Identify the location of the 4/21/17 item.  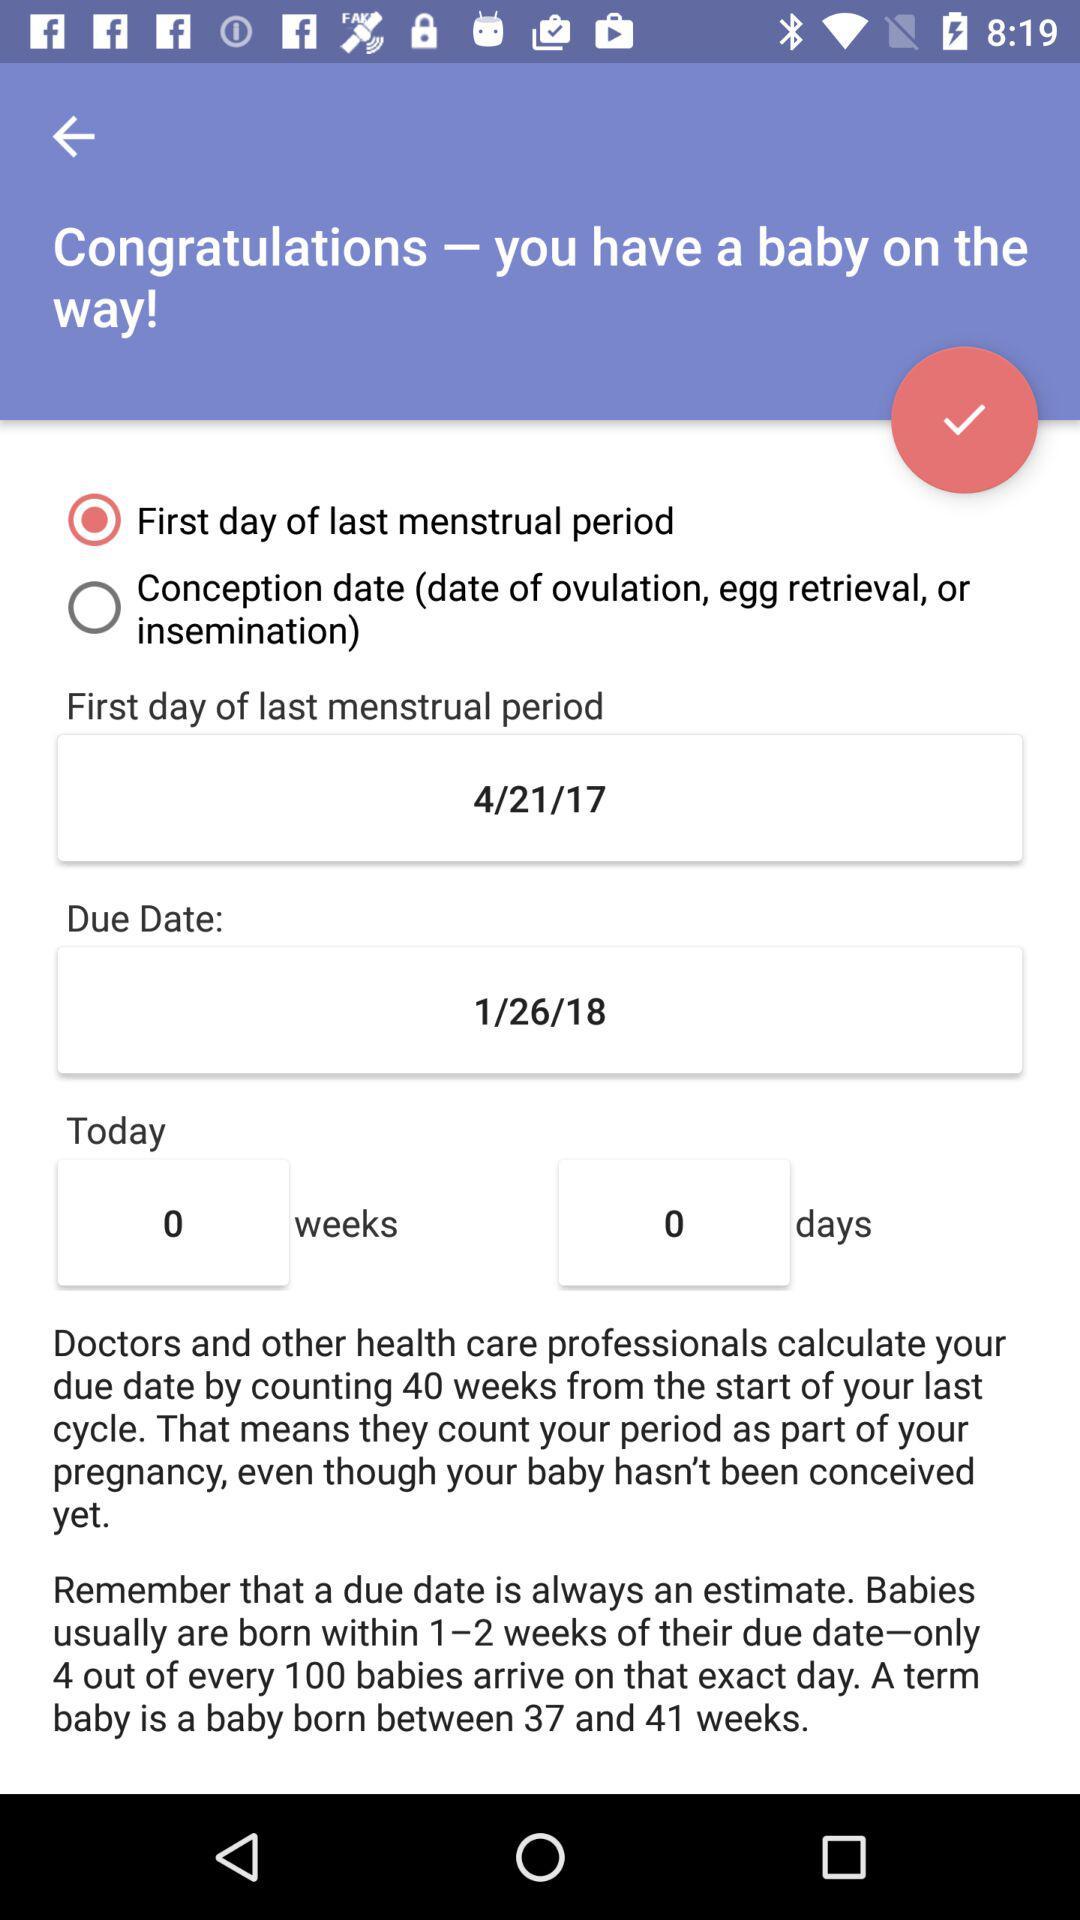
(540, 796).